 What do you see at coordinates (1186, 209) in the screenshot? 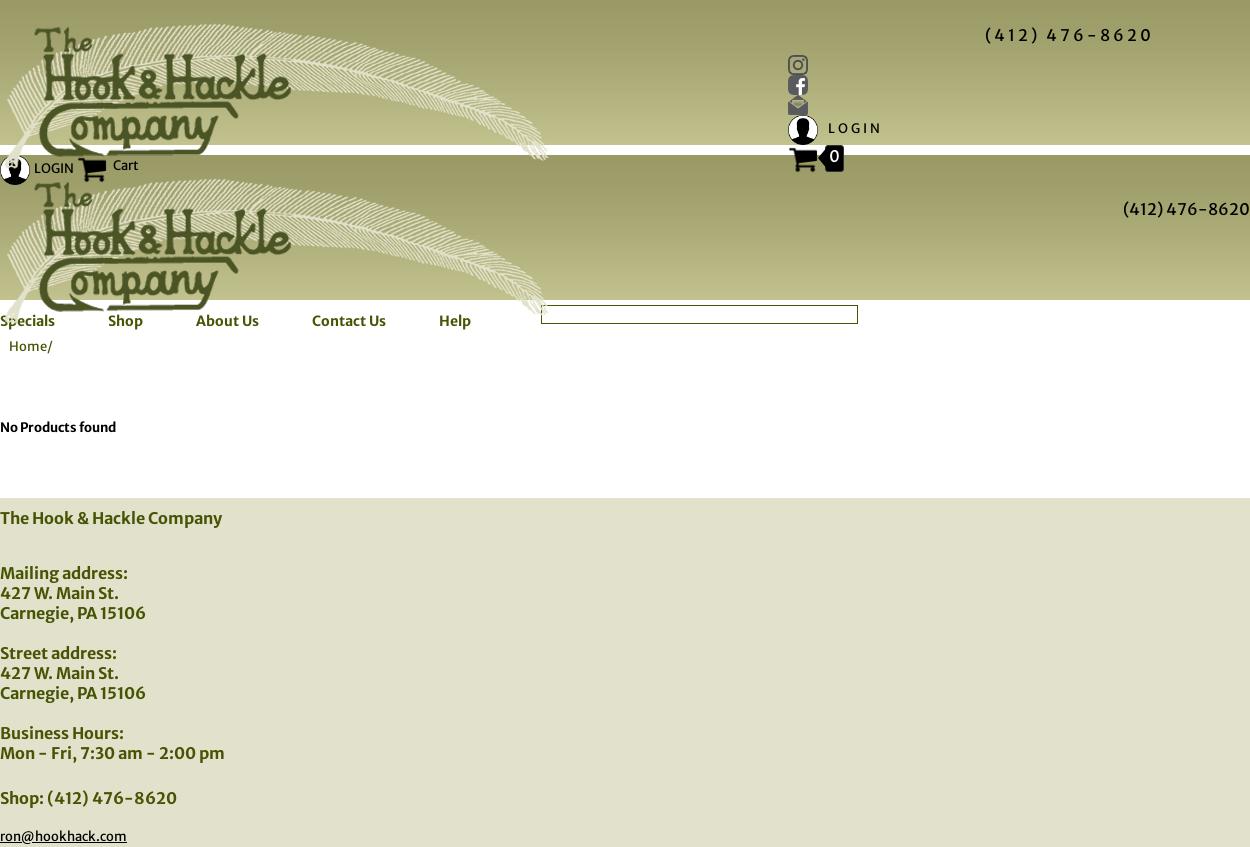
I see `'(412) 476-8620'` at bounding box center [1186, 209].